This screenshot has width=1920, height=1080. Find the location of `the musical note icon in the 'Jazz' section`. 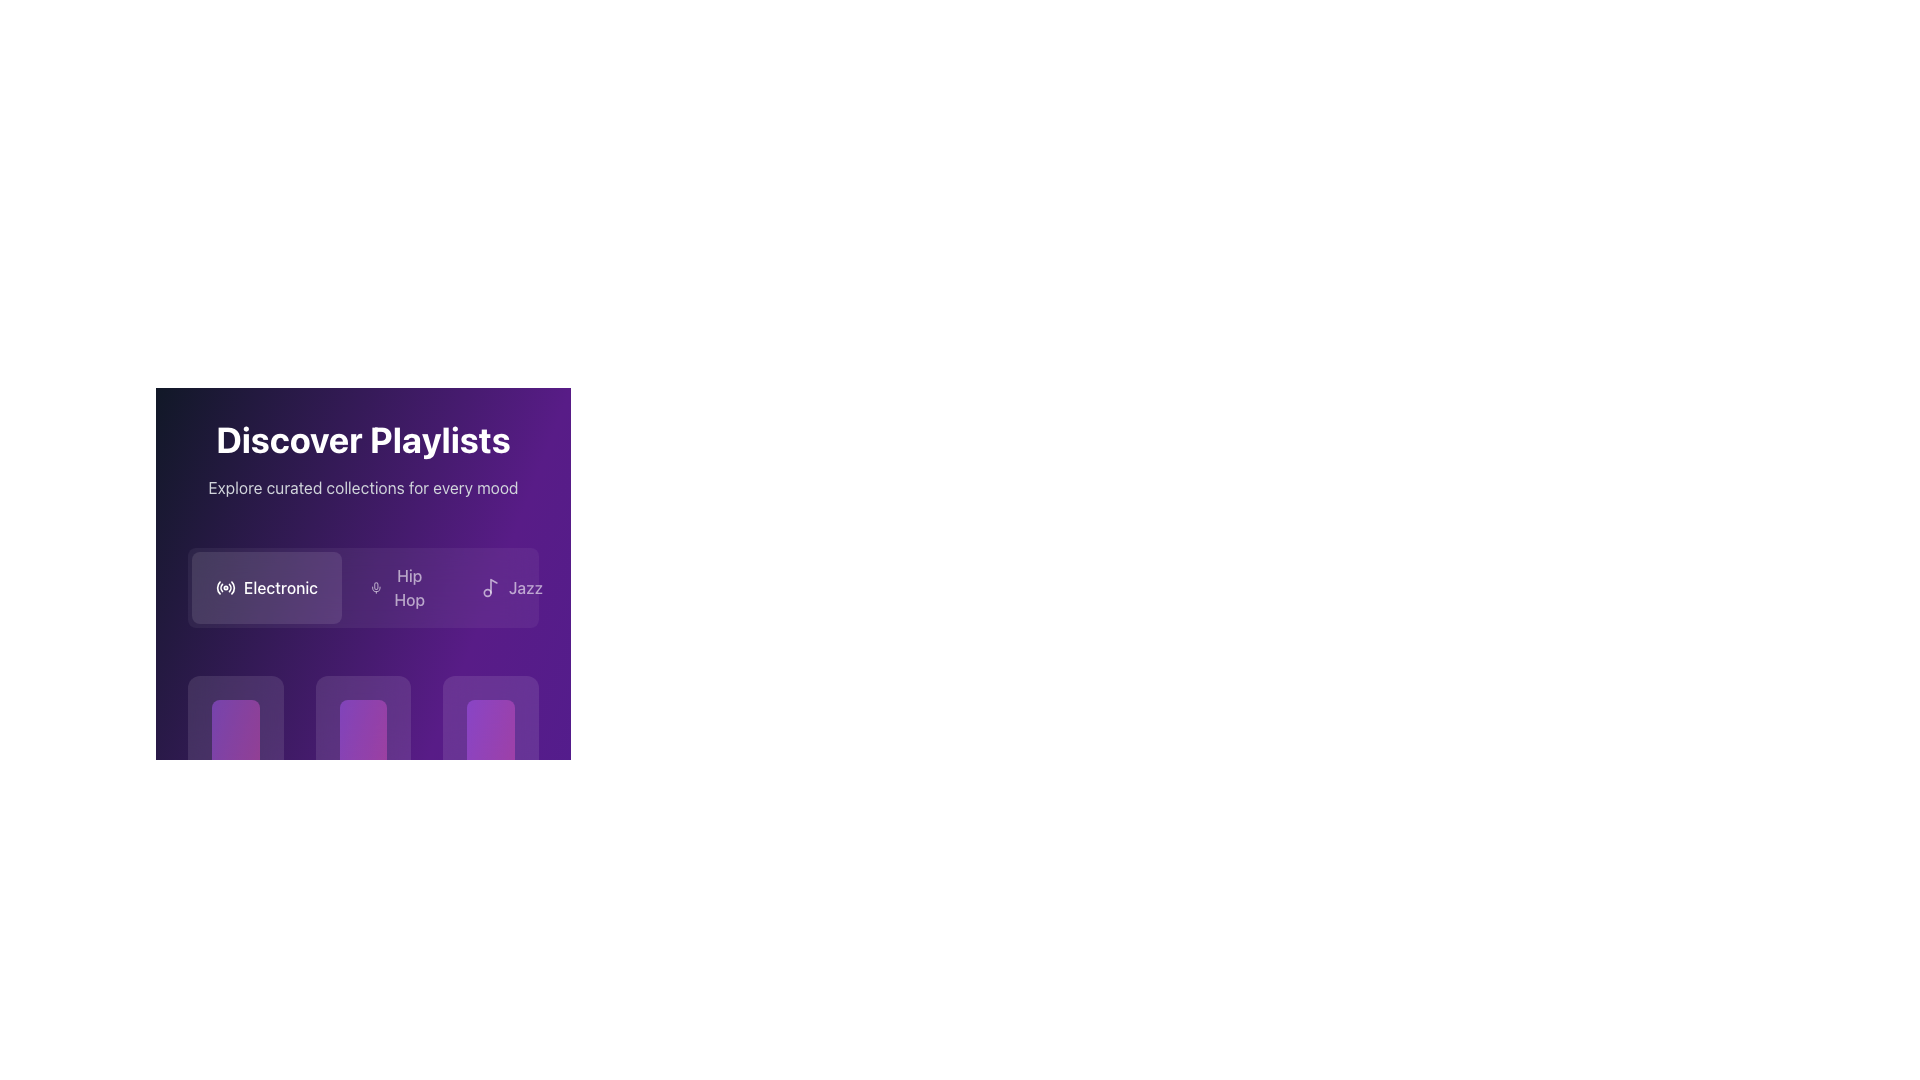

the musical note icon in the 'Jazz' section is located at coordinates (490, 586).